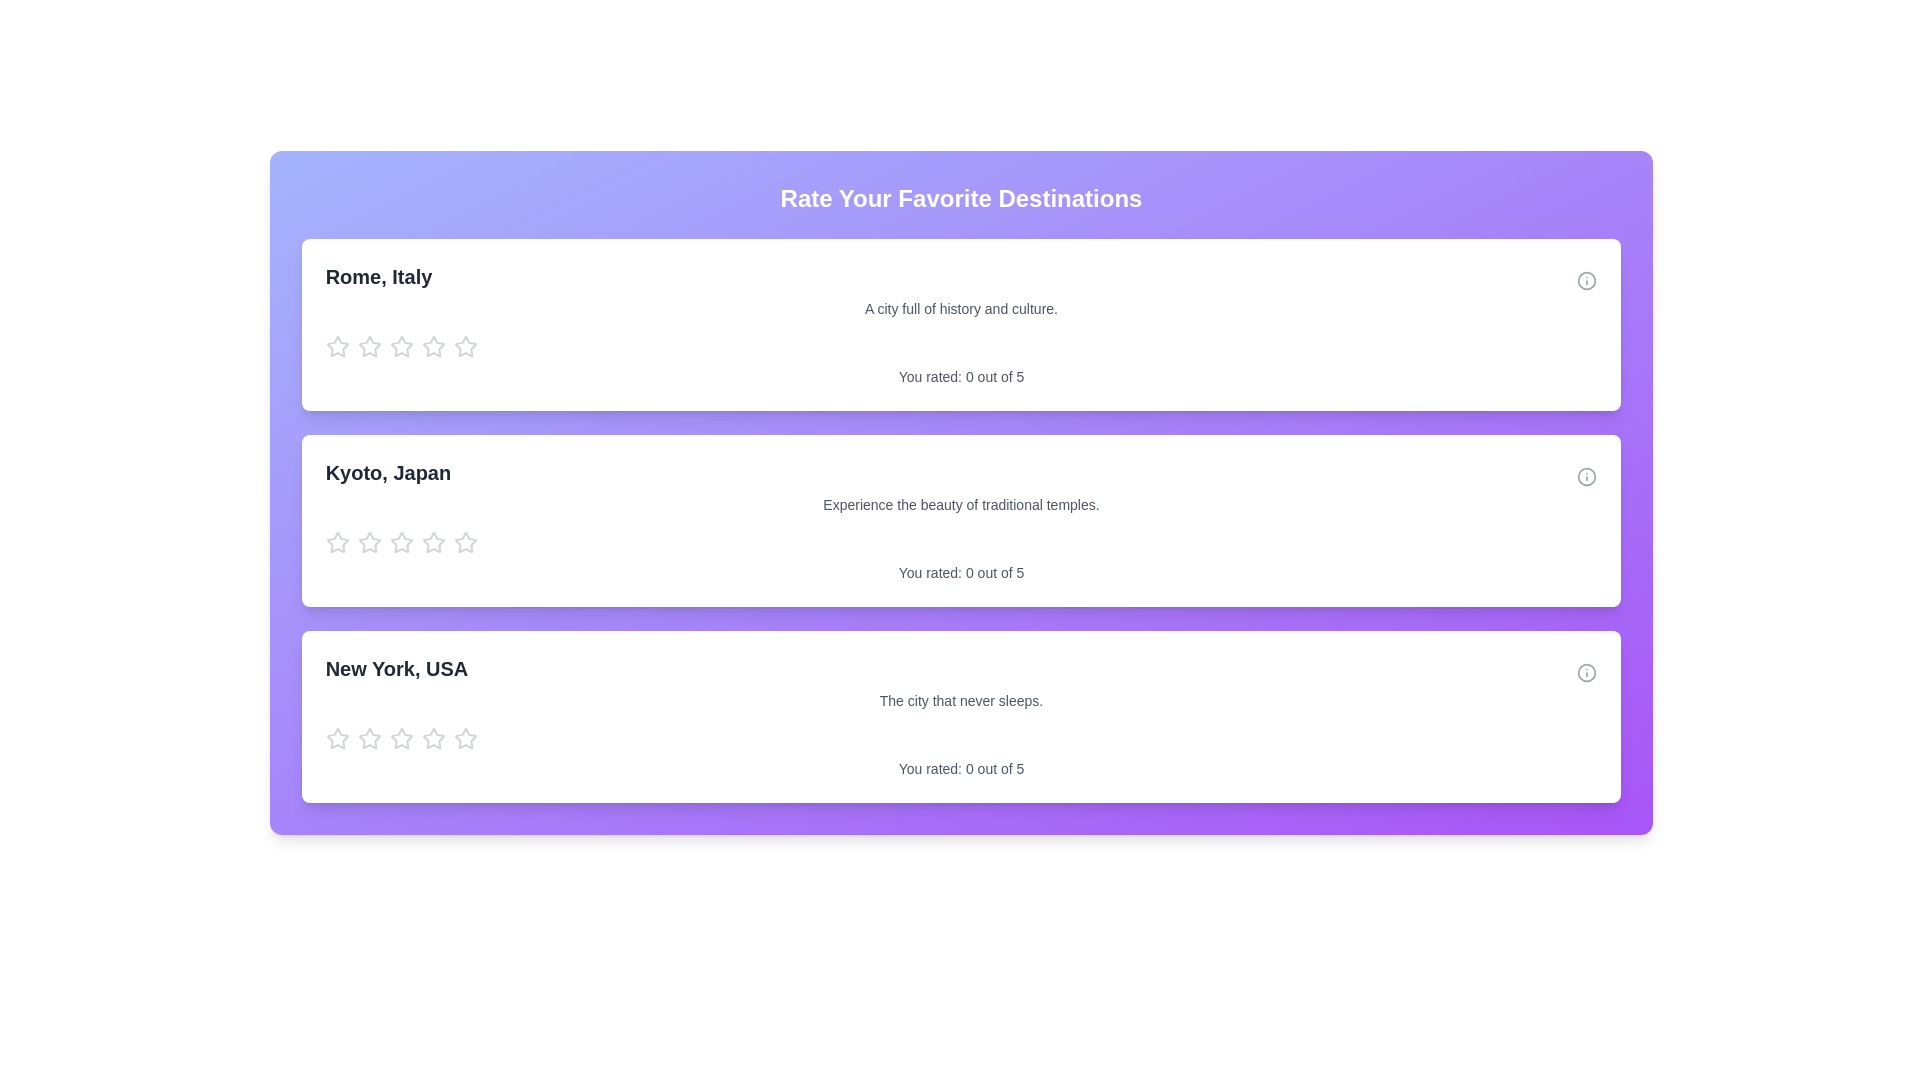 The width and height of the screenshot is (1920, 1080). What do you see at coordinates (961, 308) in the screenshot?
I see `text snippet styled in gray color that displays 'A city full of history and culture.' located below the title 'Rome, Italy'` at bounding box center [961, 308].